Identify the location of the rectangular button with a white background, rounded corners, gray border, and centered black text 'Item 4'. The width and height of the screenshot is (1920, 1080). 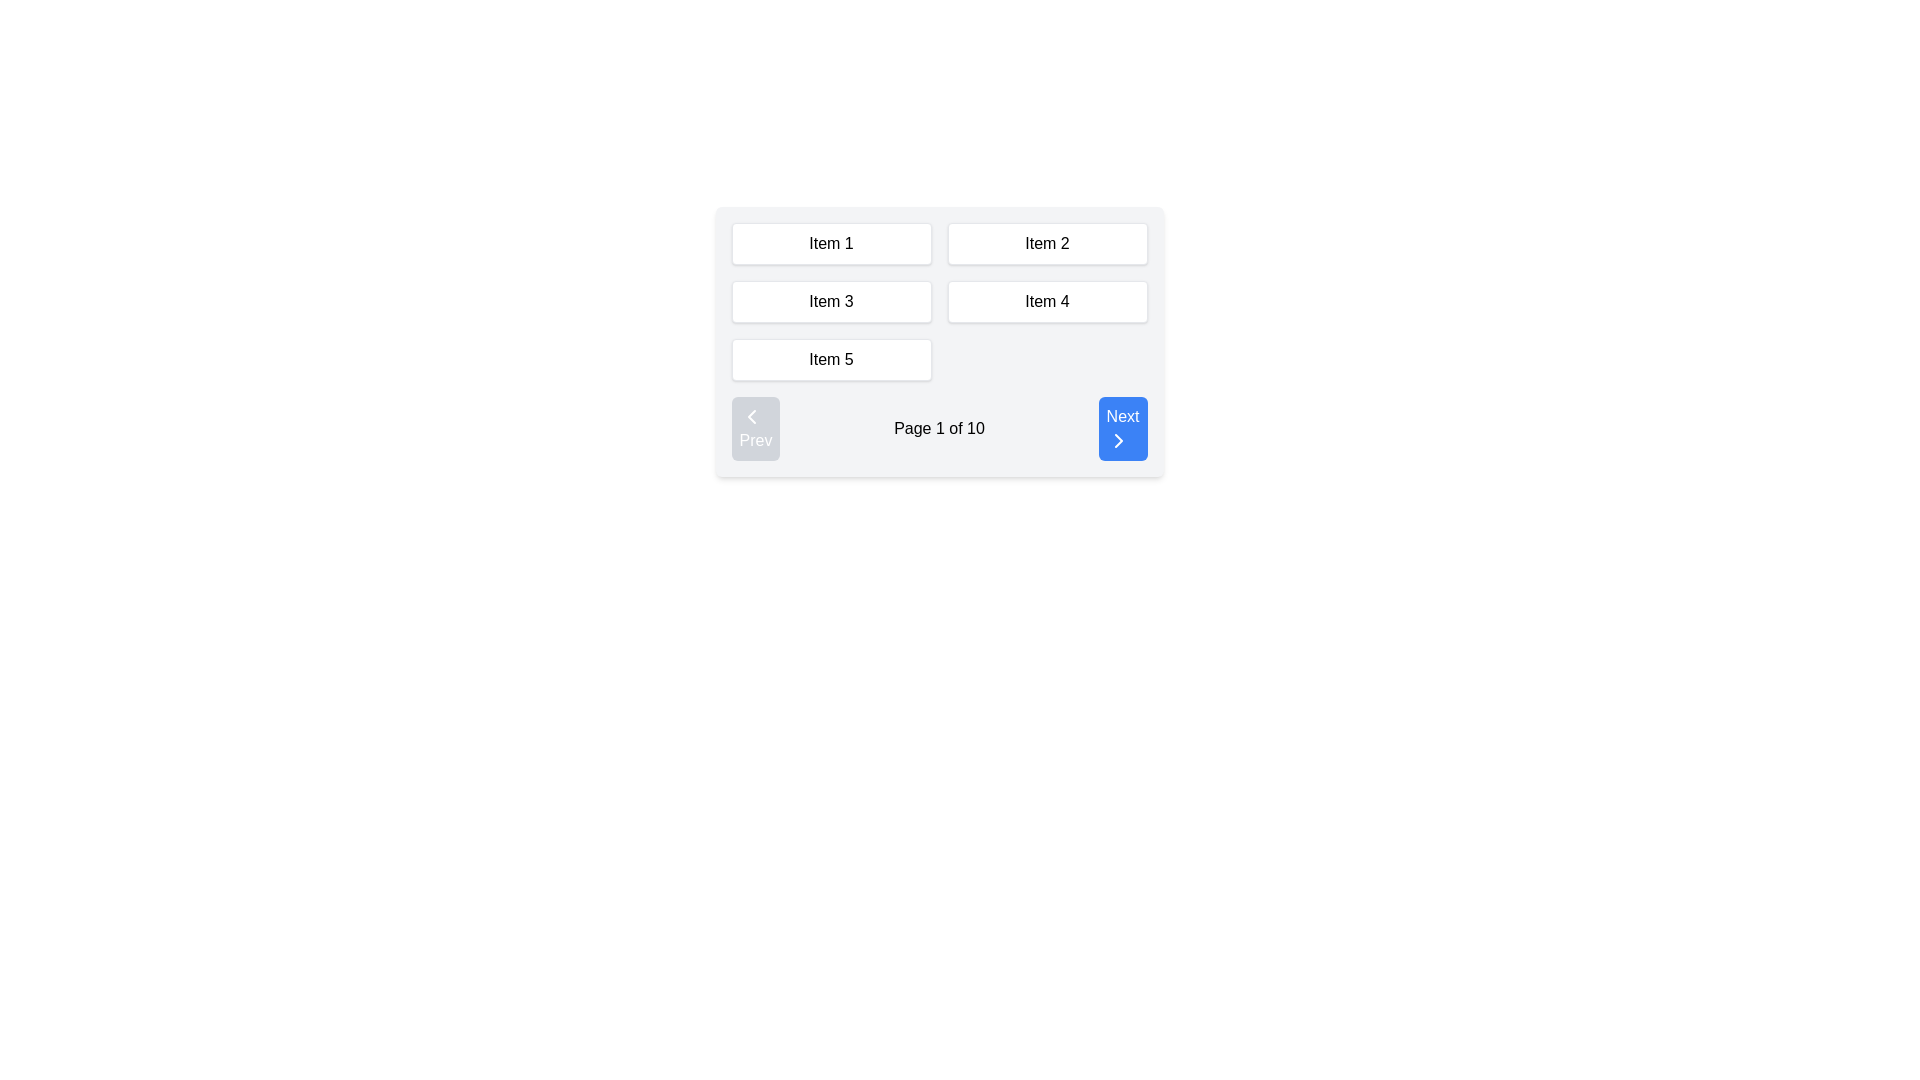
(1046, 301).